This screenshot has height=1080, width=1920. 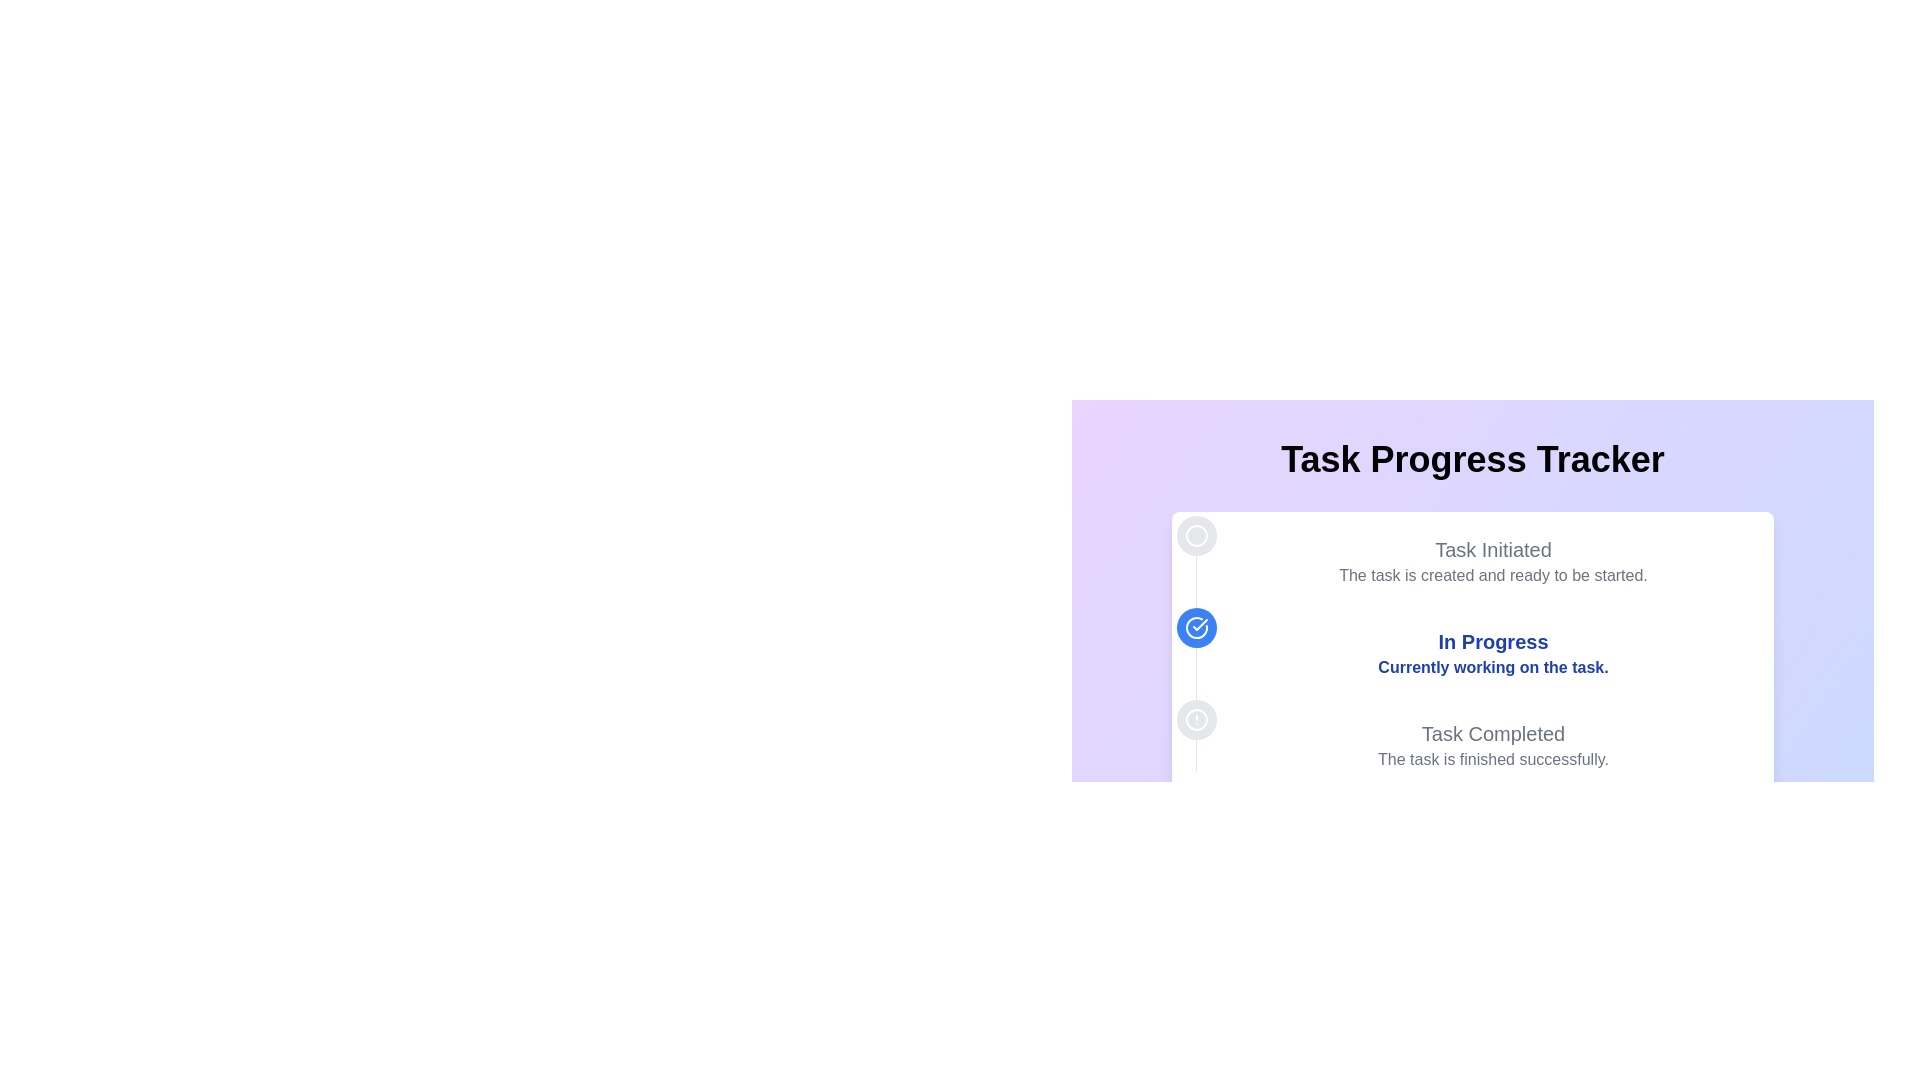 I want to click on the center of the topmost circular progress marker in the task progress tracker, so click(x=1197, y=535).